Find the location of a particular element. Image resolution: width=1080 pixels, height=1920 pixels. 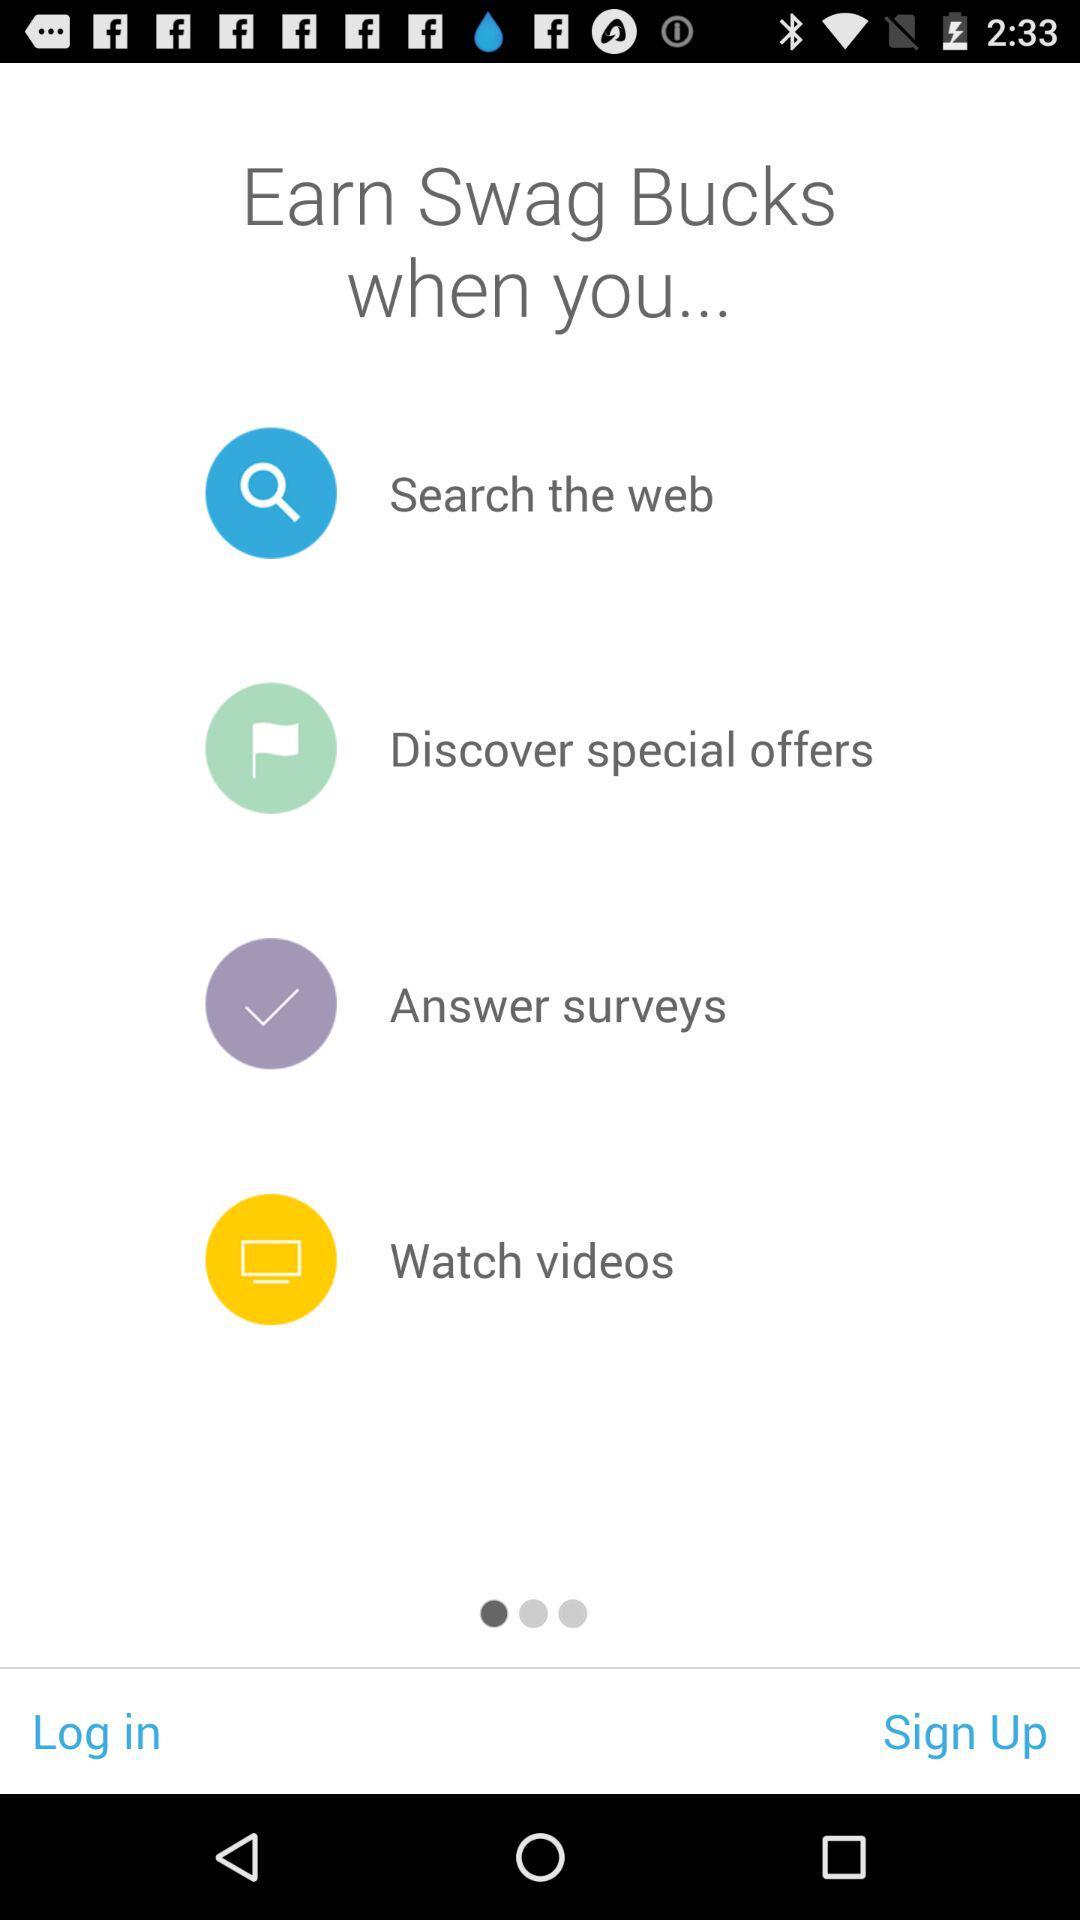

the sign up is located at coordinates (964, 1729).